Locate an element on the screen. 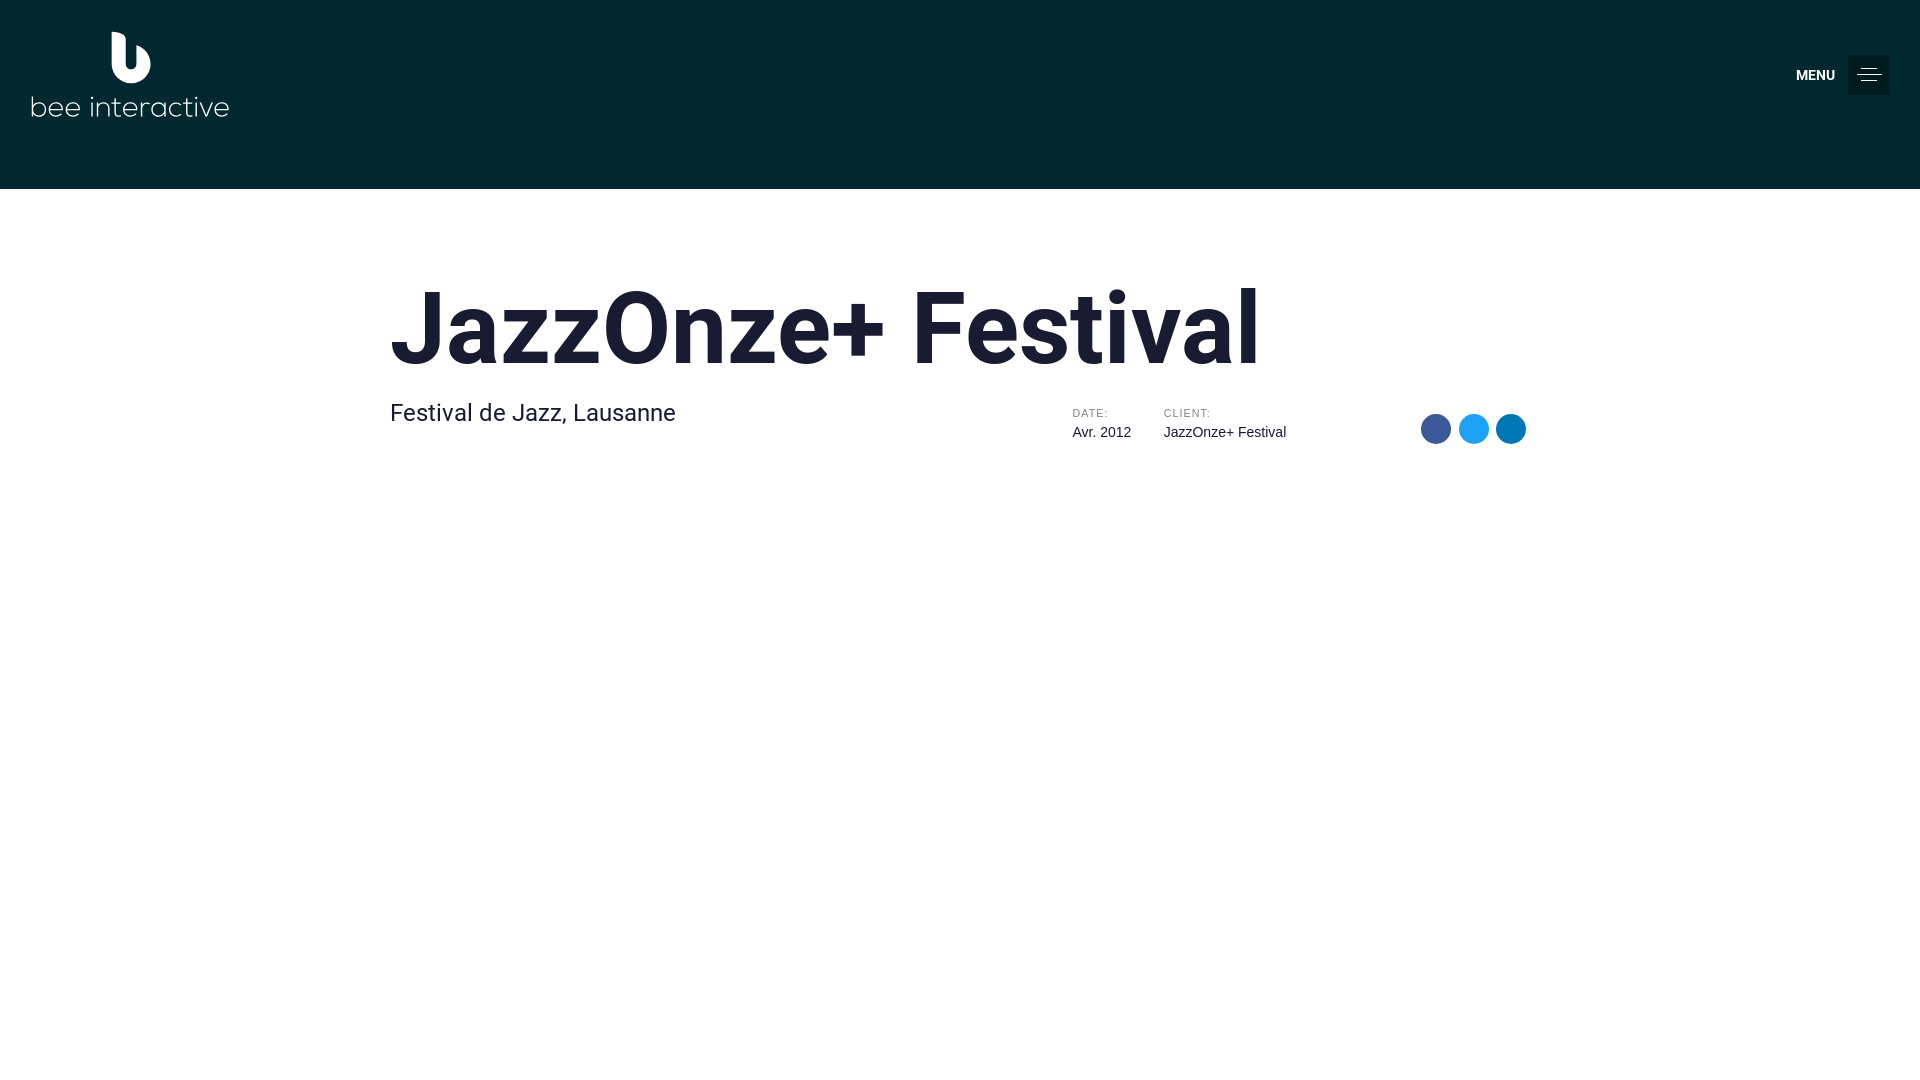 This screenshot has height=1080, width=1920. 'MENU' is located at coordinates (1795, 73).